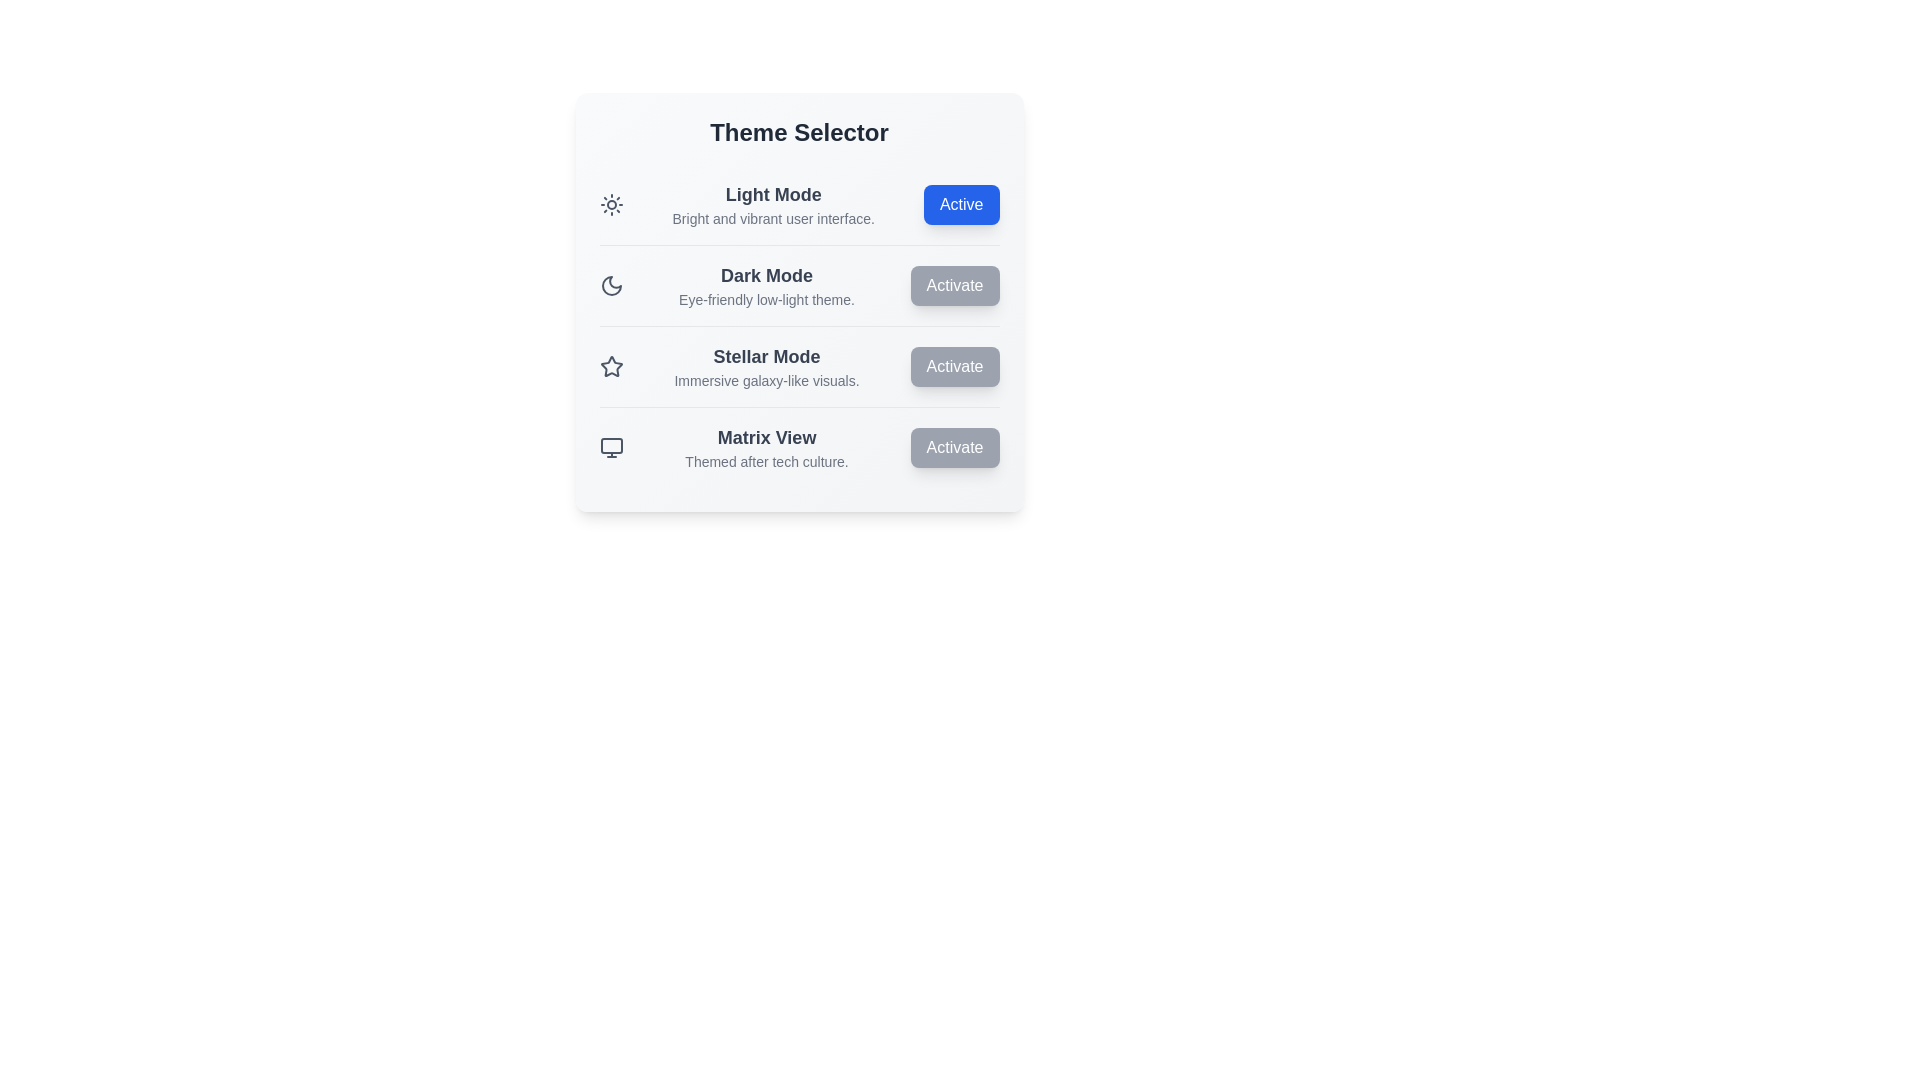  Describe the element at coordinates (610, 366) in the screenshot. I see `the icon for the selected theme Stellar Mode` at that location.